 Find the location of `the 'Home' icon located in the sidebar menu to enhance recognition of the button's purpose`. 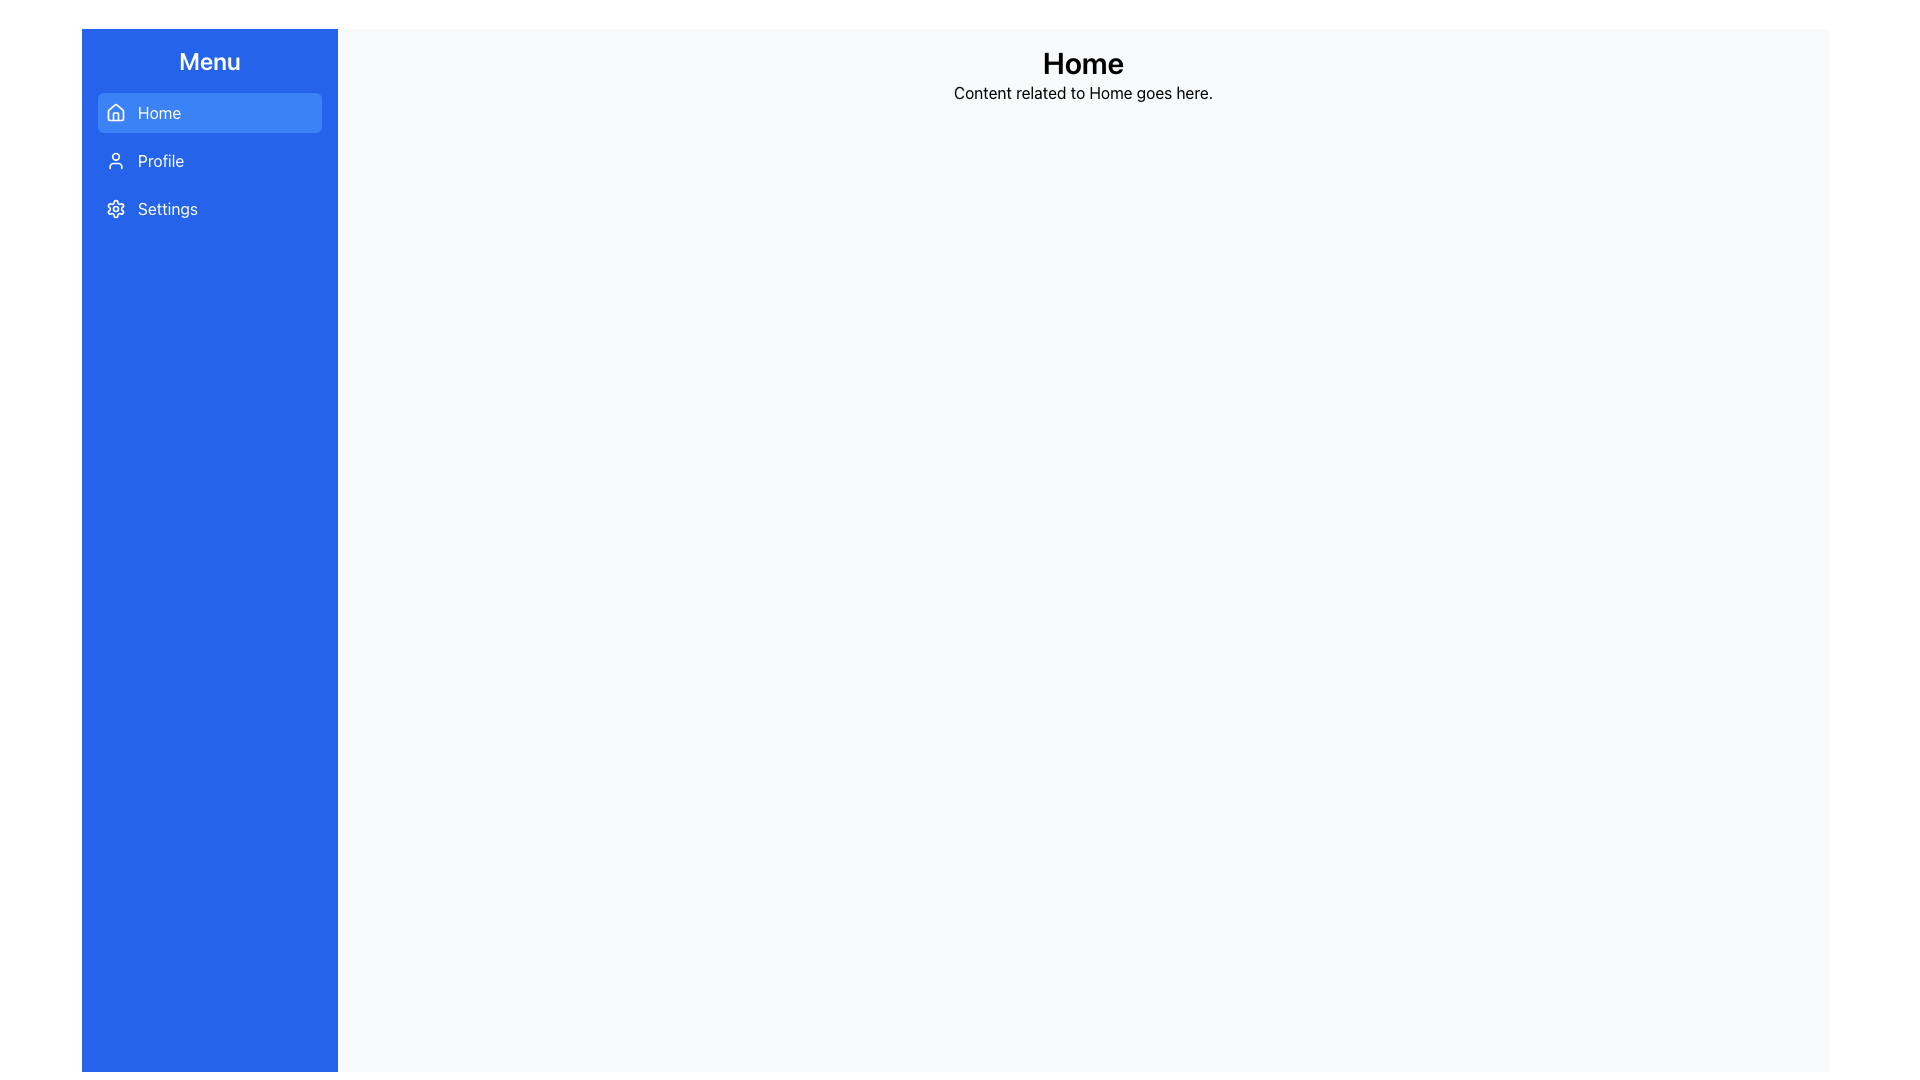

the 'Home' icon located in the sidebar menu to enhance recognition of the button's purpose is located at coordinates (114, 112).